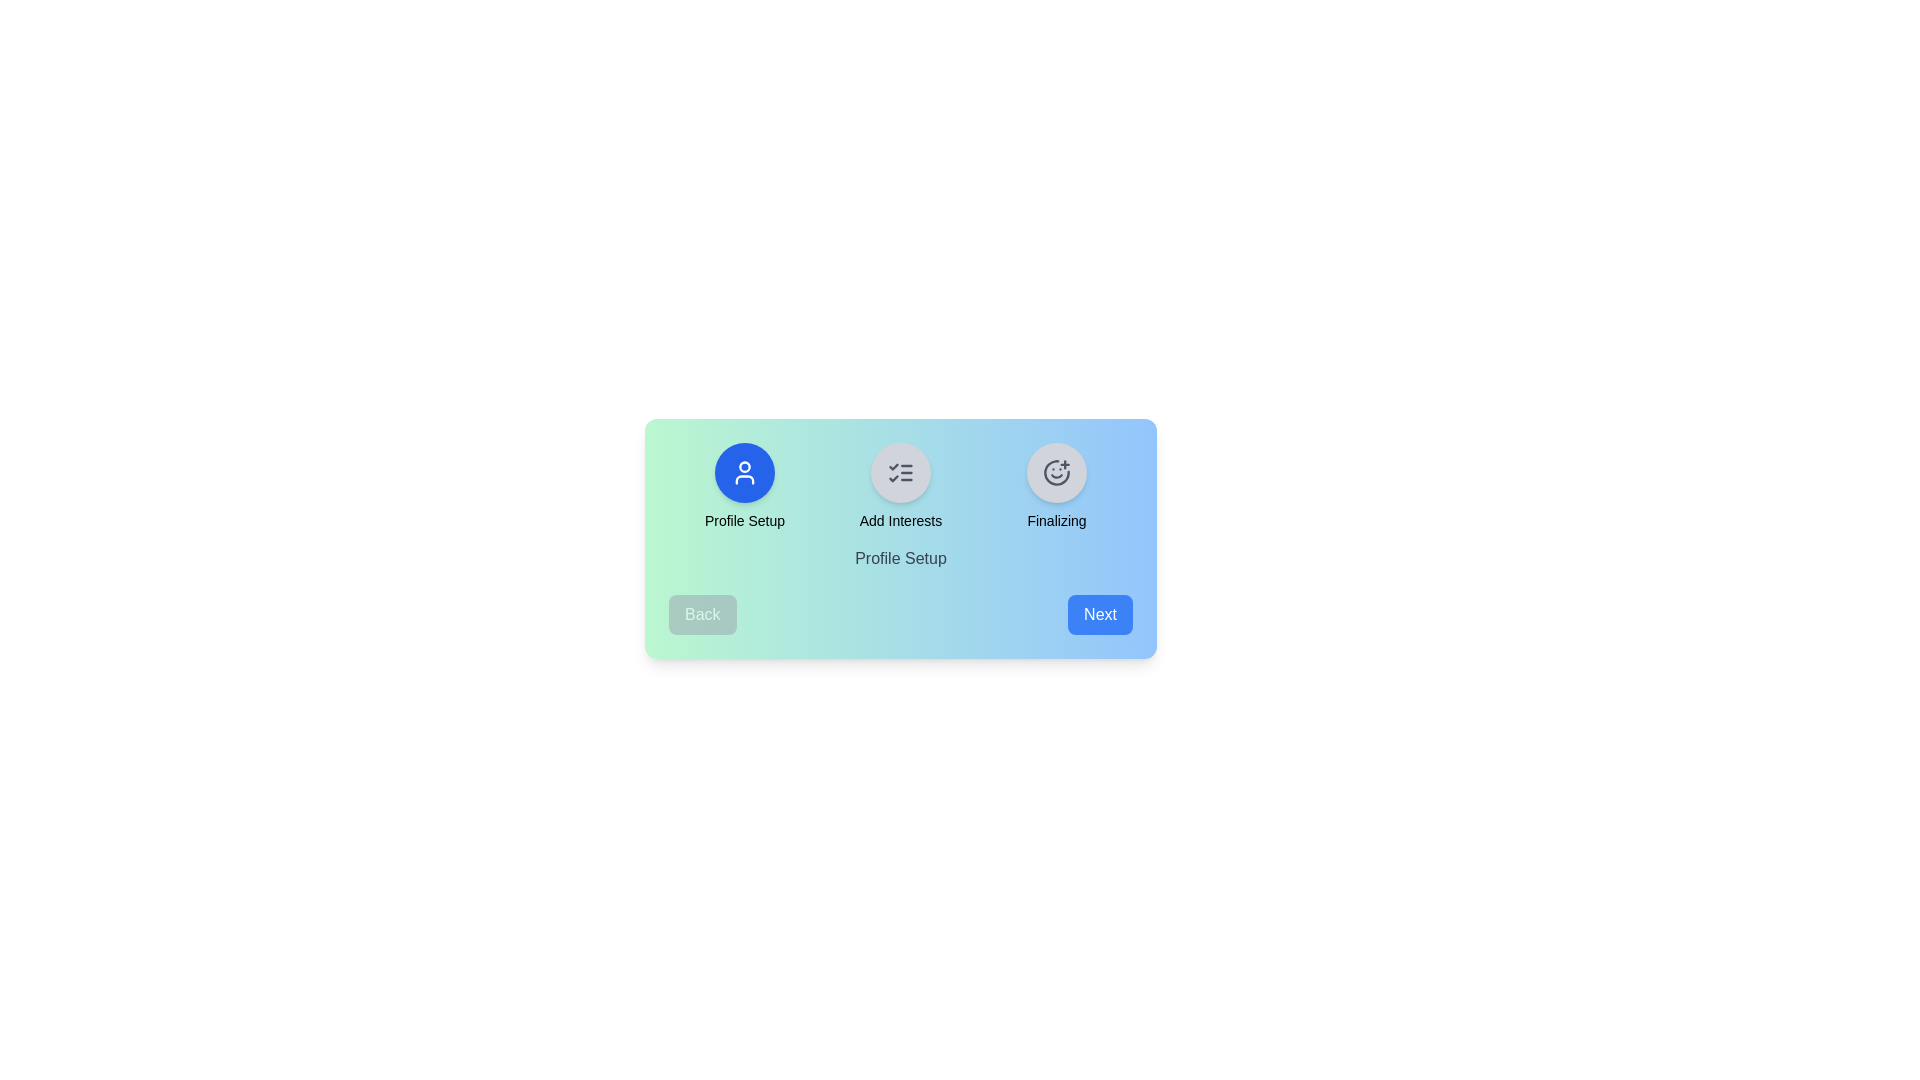  Describe the element at coordinates (1055, 473) in the screenshot. I see `the step icon corresponding to Finalizing` at that location.